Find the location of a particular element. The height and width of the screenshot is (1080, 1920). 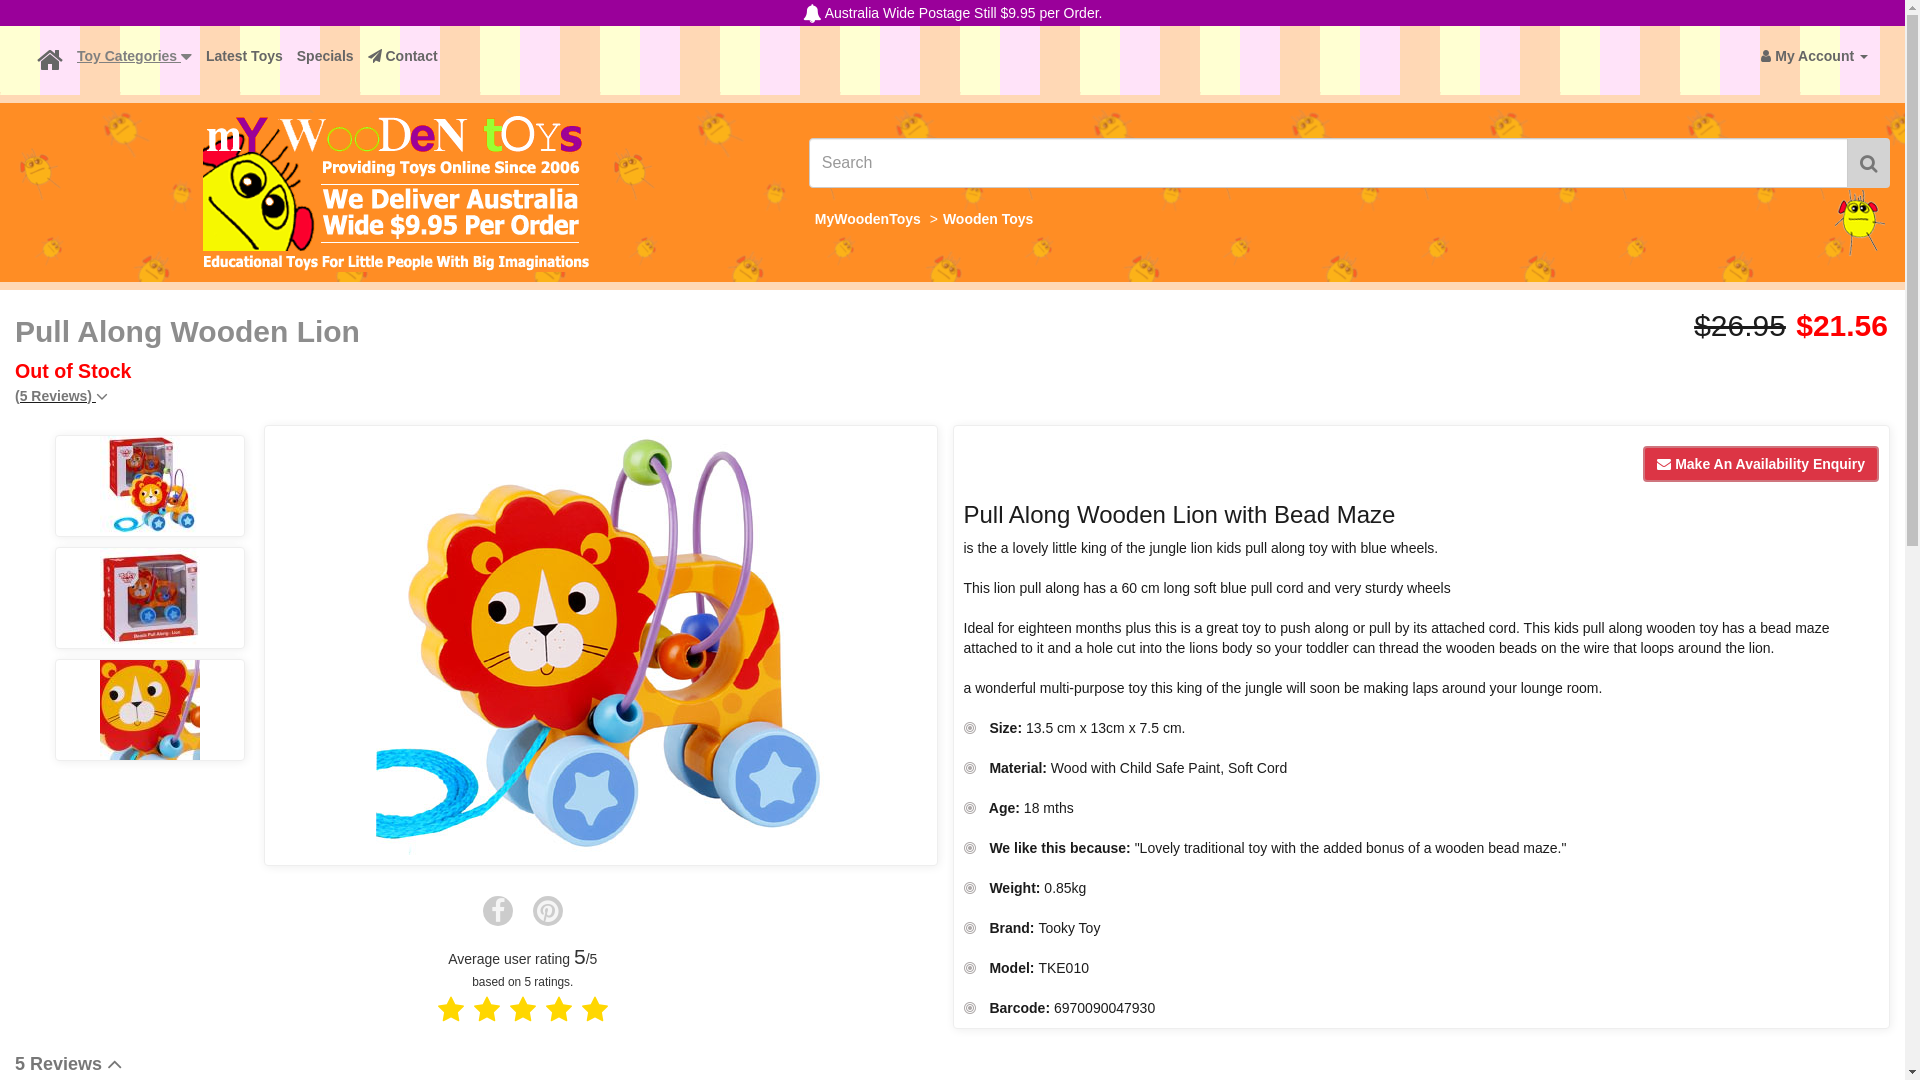

'5 Reviews ' is located at coordinates (68, 1063).